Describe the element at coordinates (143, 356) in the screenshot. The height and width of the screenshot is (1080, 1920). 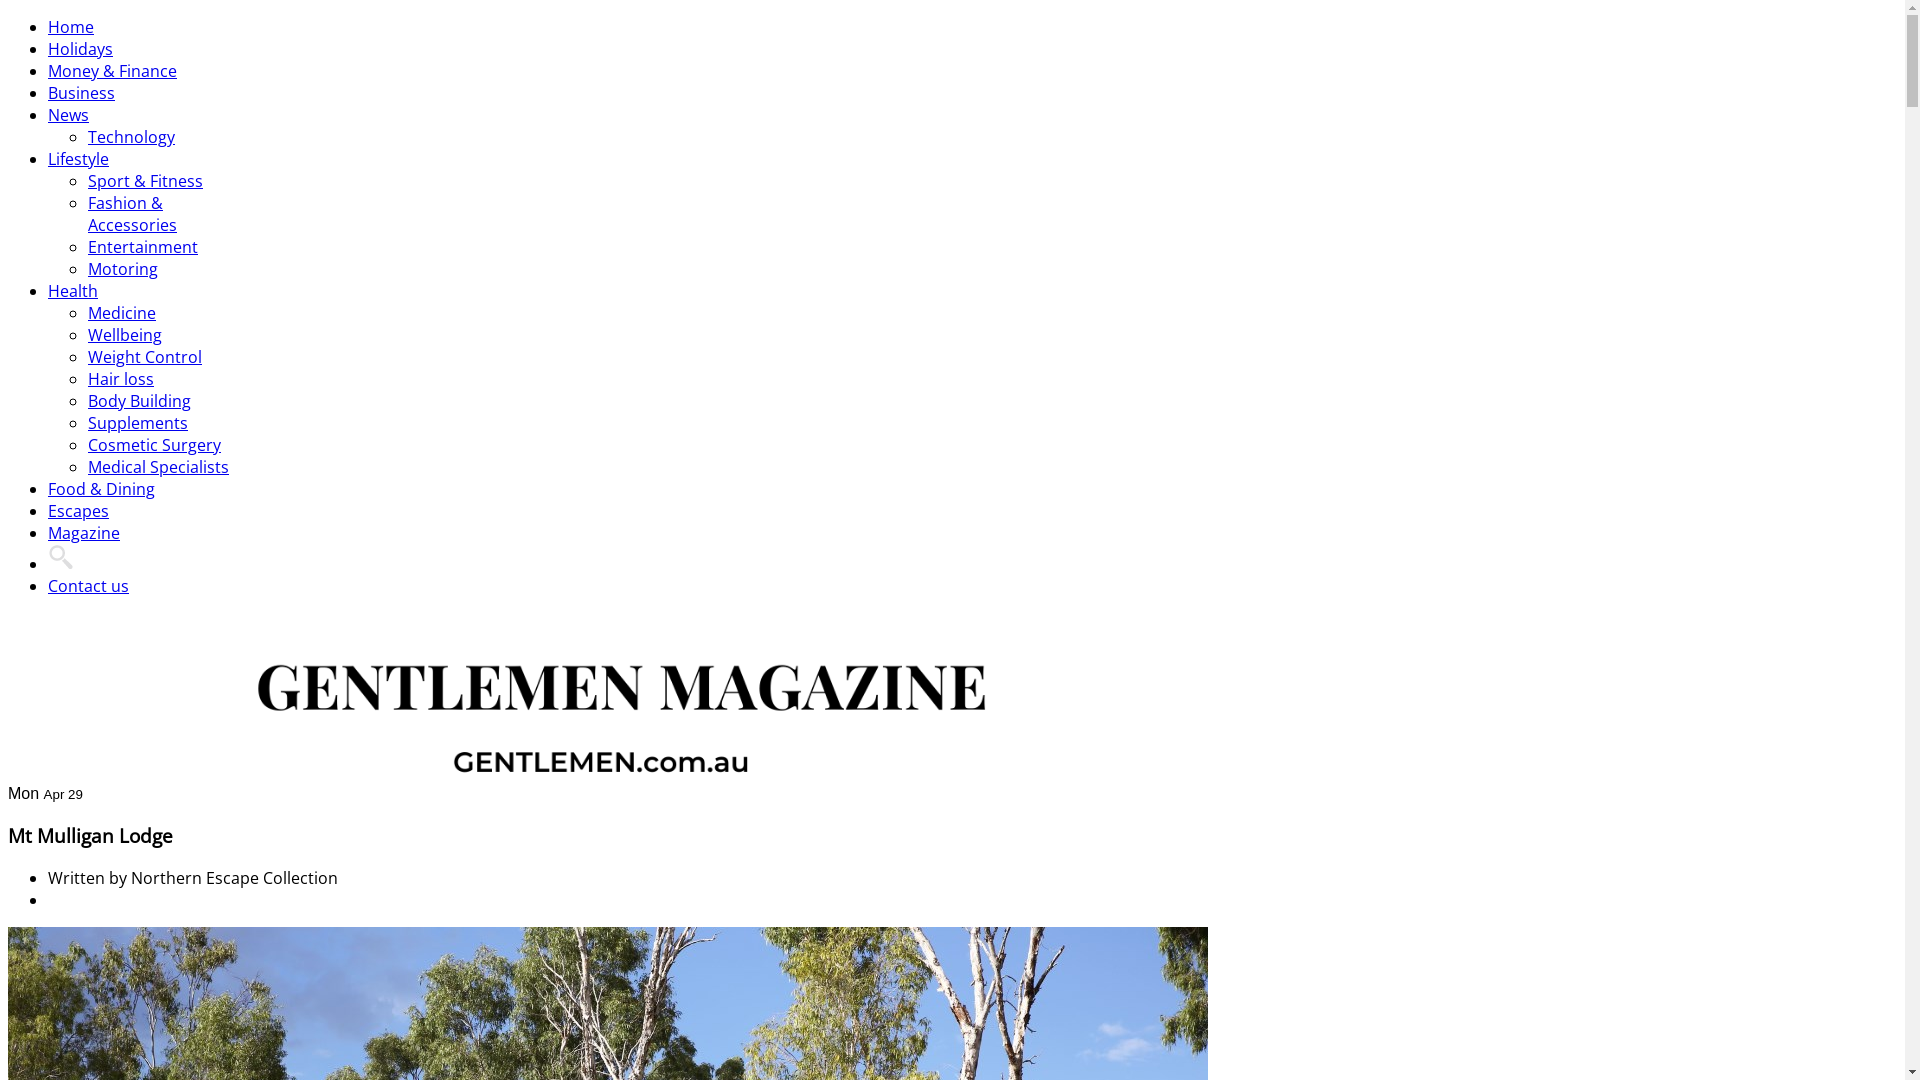
I see `'Weight Control'` at that location.